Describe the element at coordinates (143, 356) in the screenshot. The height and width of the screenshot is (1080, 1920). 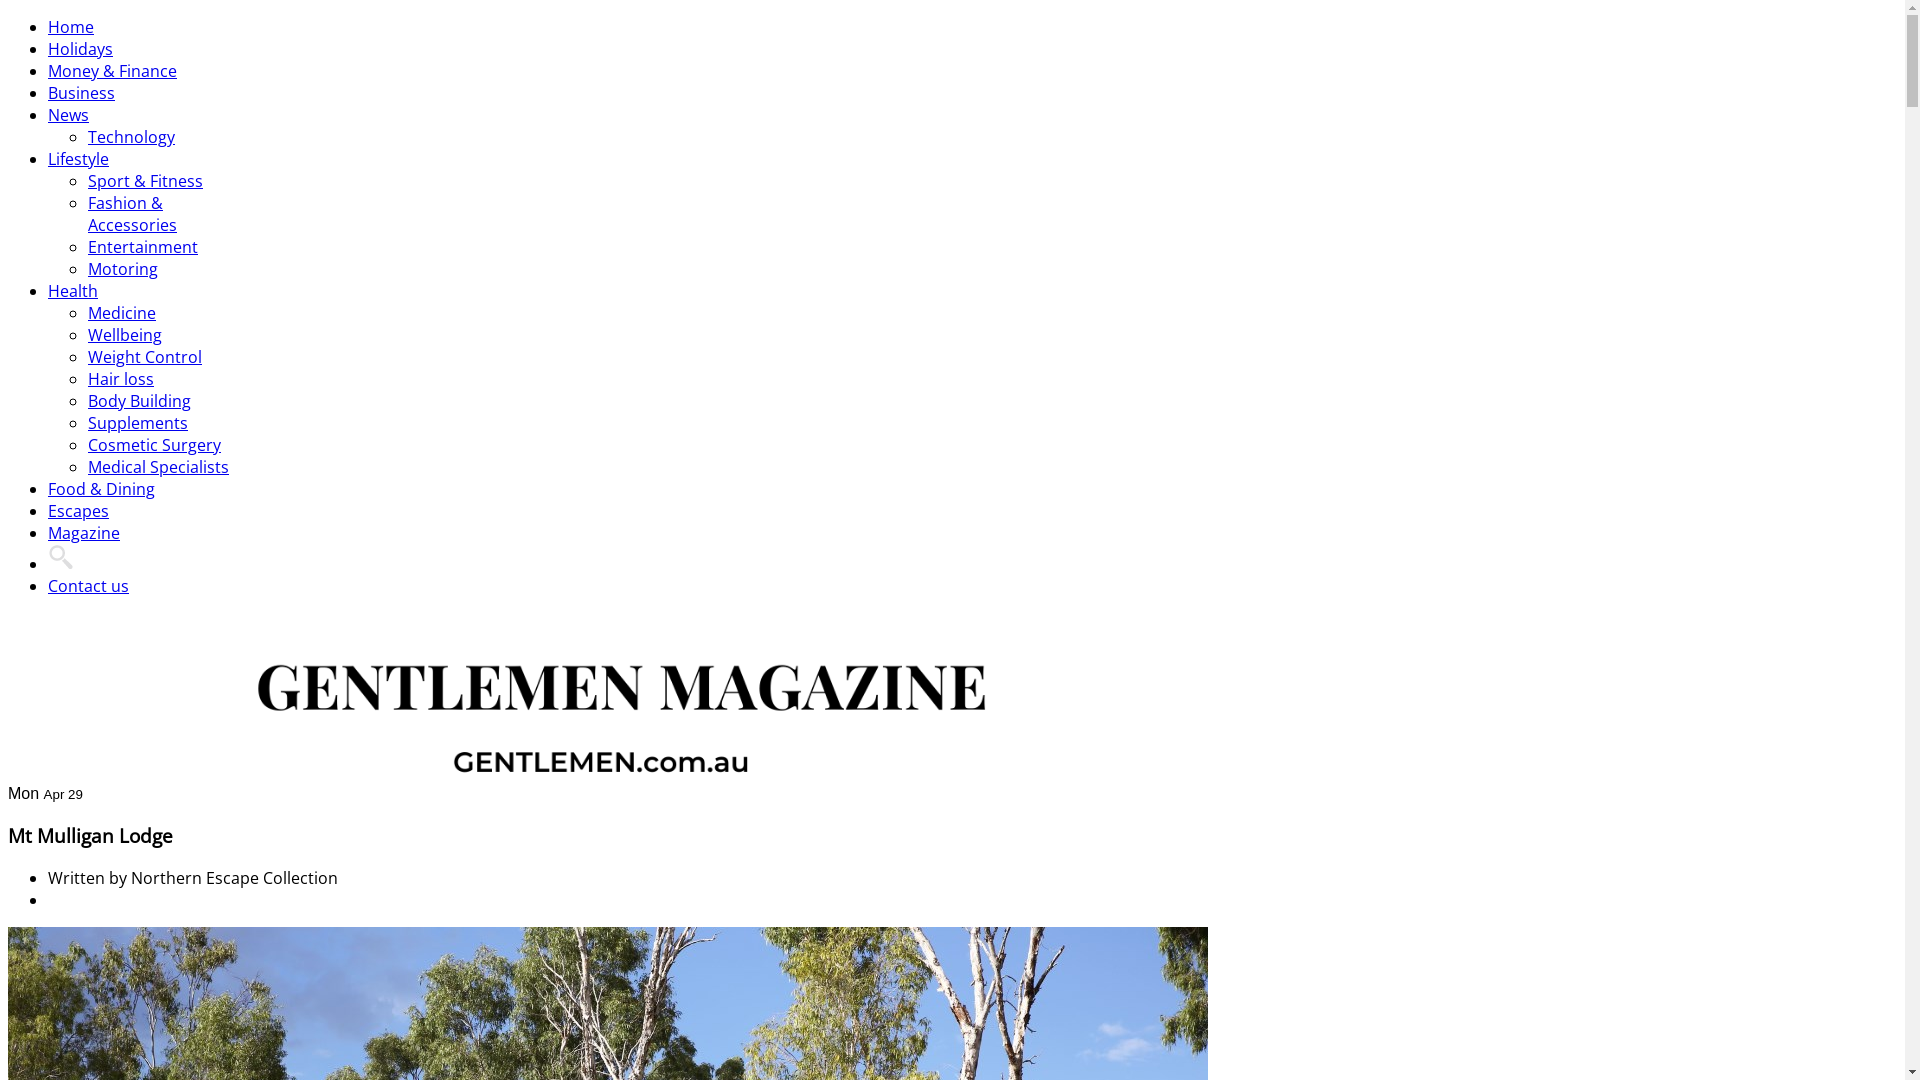
I see `'Weight Control'` at that location.